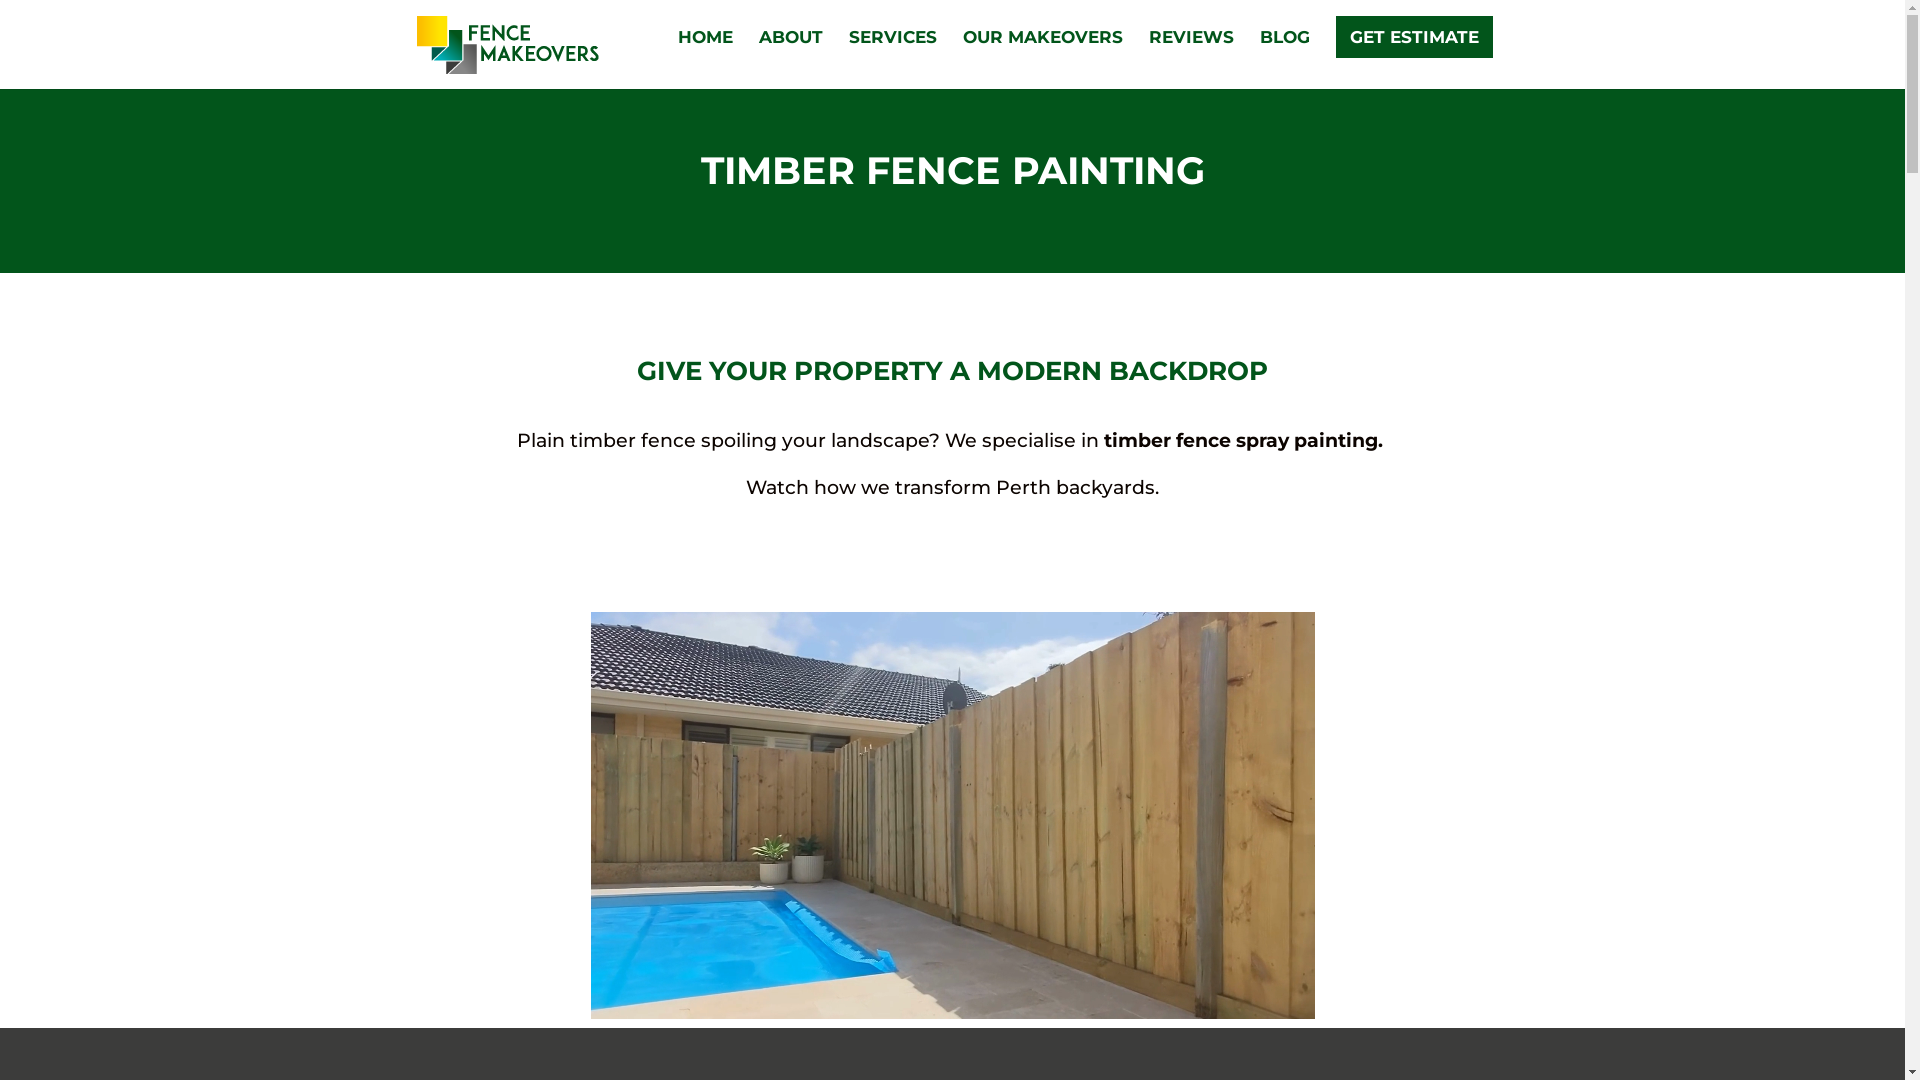  Describe the element at coordinates (789, 58) in the screenshot. I see `'ABOUT'` at that location.